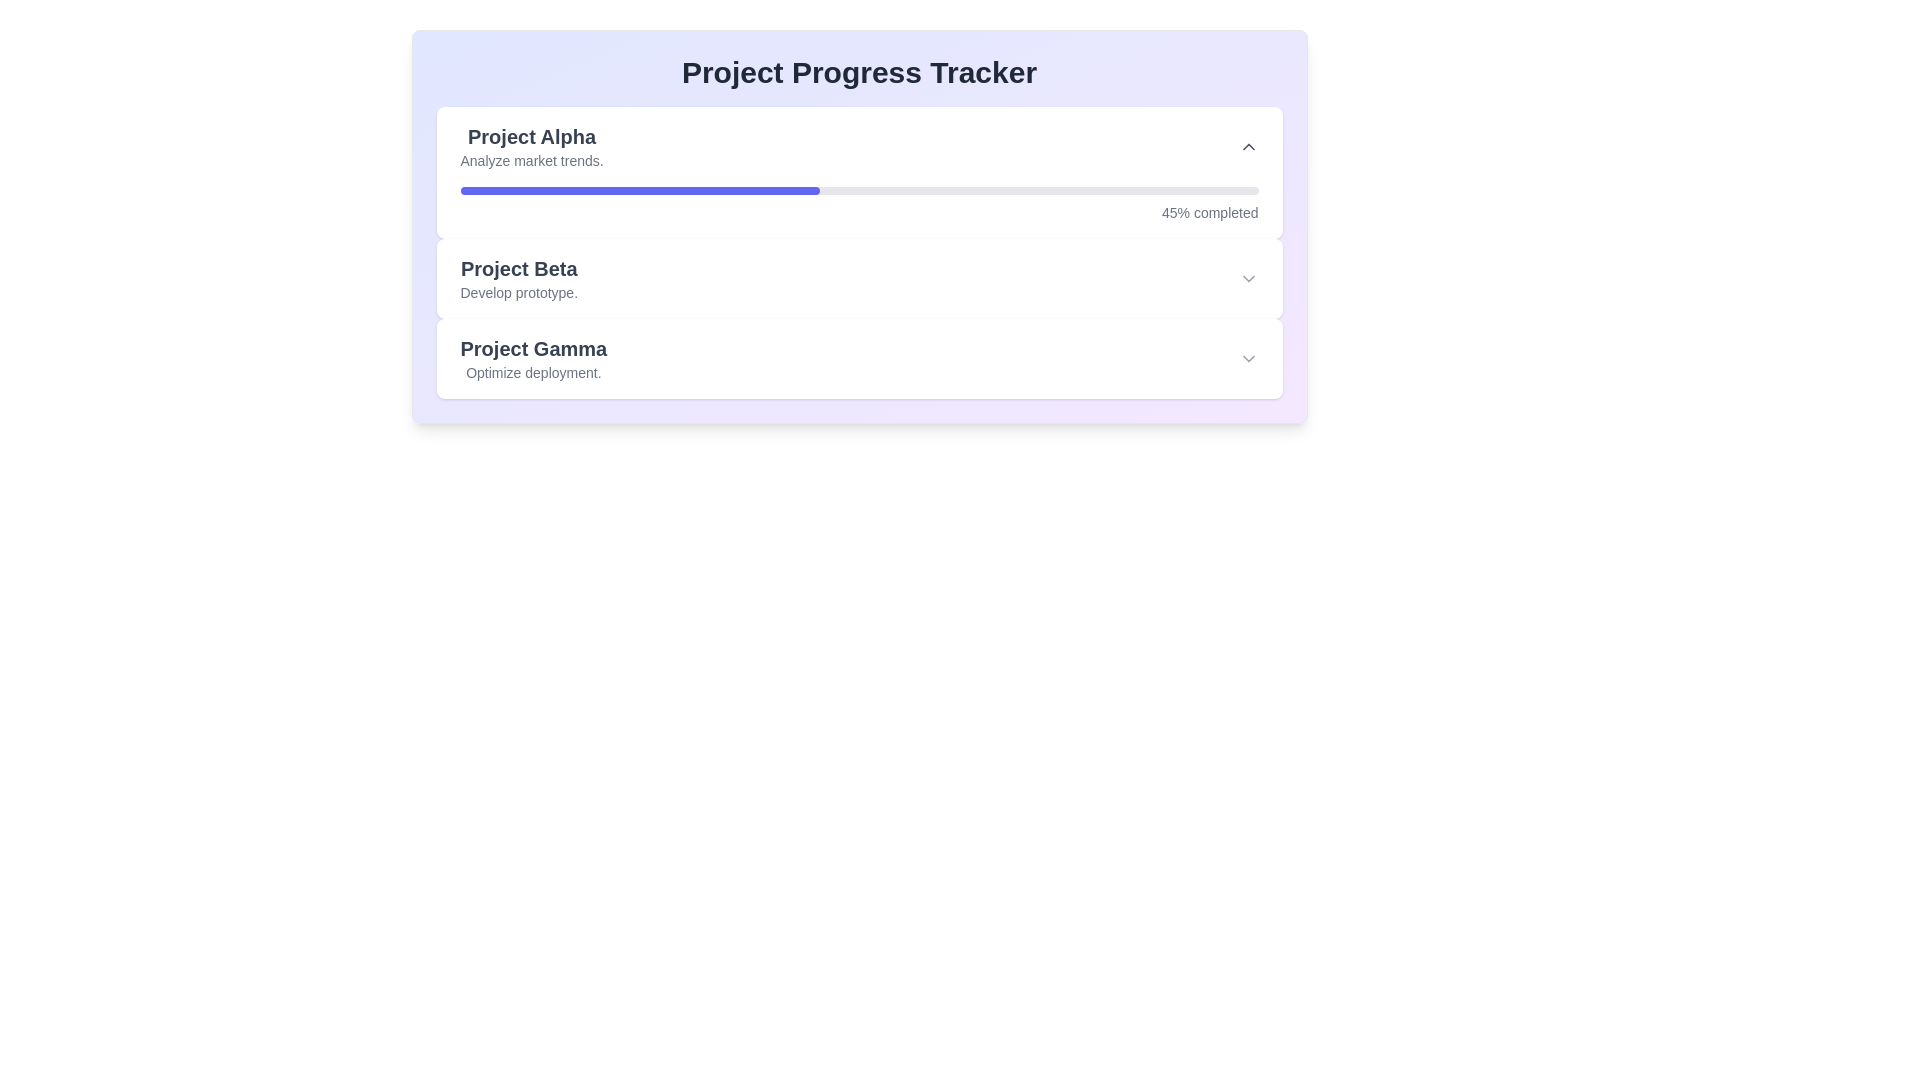 The width and height of the screenshot is (1920, 1080). Describe the element at coordinates (519, 268) in the screenshot. I see `the Text Label that serves as the title for the project, positioned between 'Project Alpha' and 'Project Gamma' sections` at that location.